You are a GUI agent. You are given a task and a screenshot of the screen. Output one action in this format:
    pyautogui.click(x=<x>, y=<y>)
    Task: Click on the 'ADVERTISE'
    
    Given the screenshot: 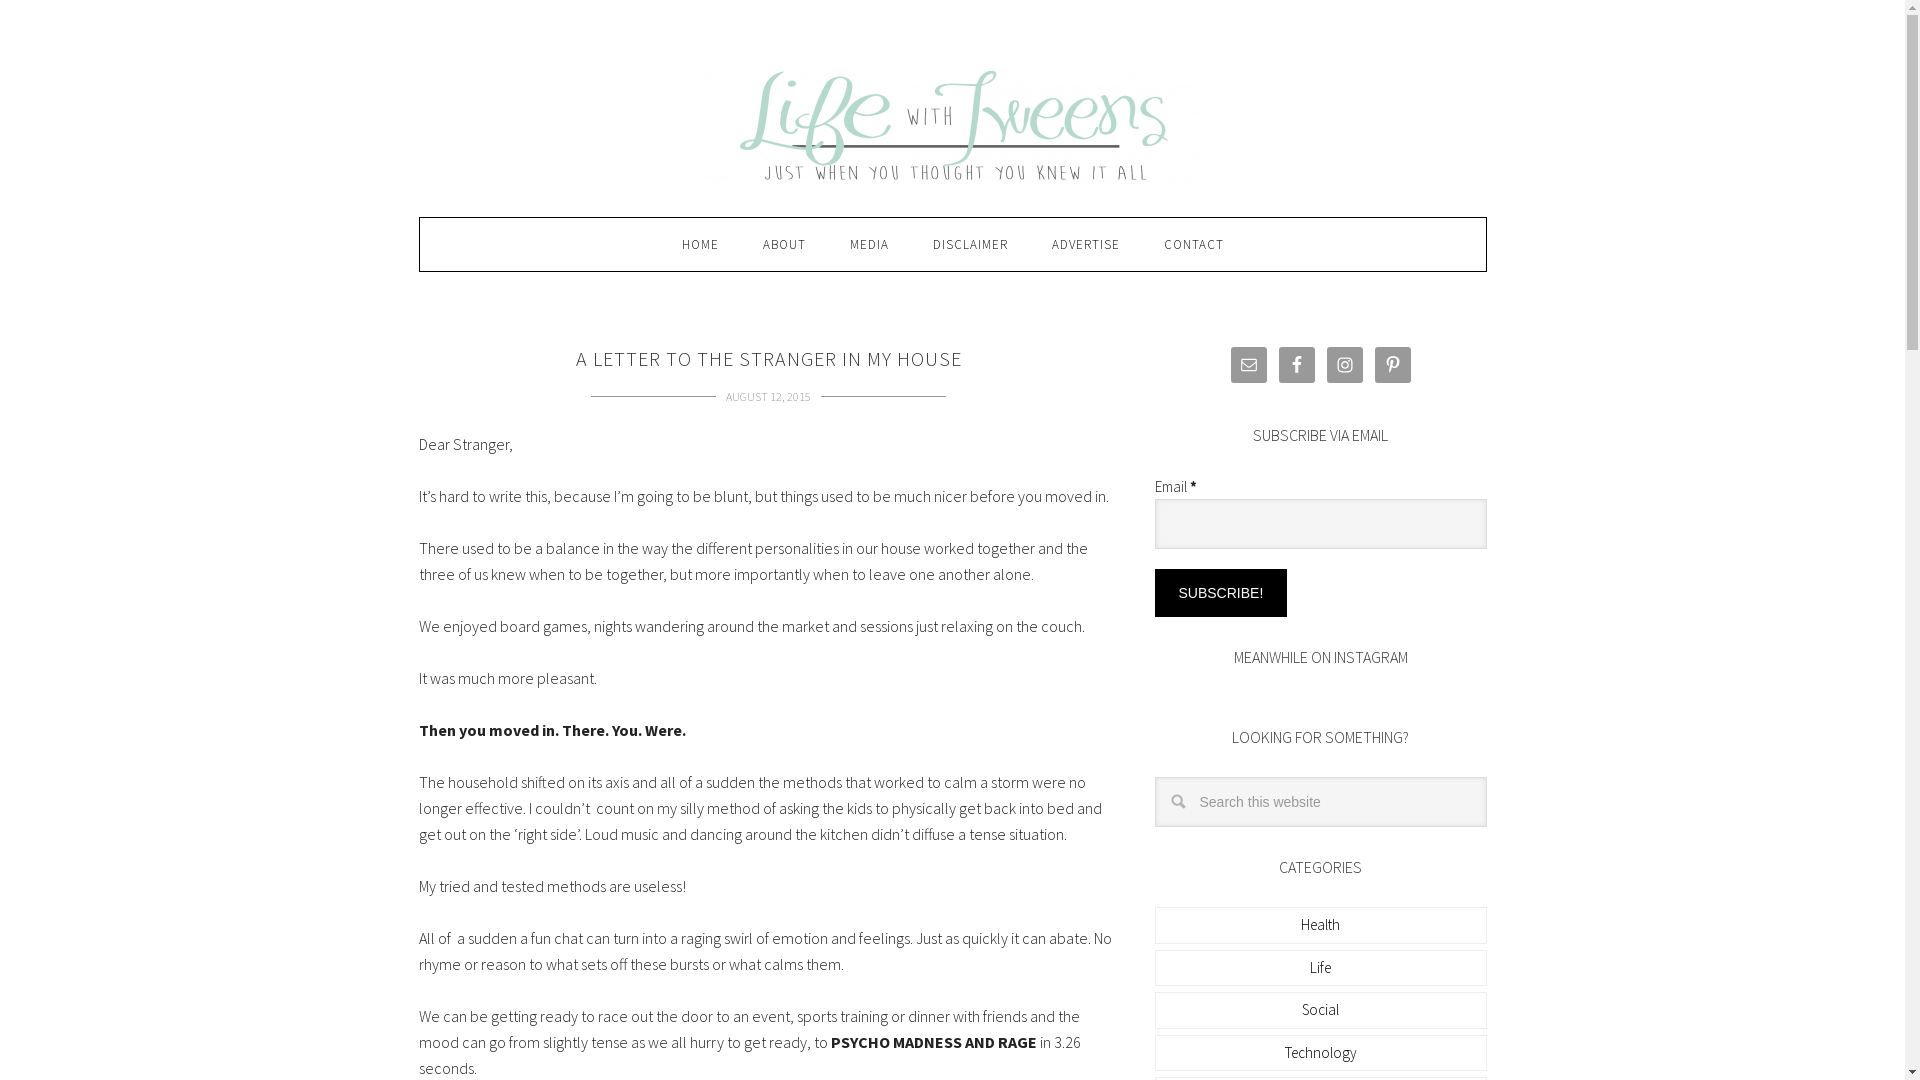 What is the action you would take?
    pyautogui.click(x=1084, y=243)
    